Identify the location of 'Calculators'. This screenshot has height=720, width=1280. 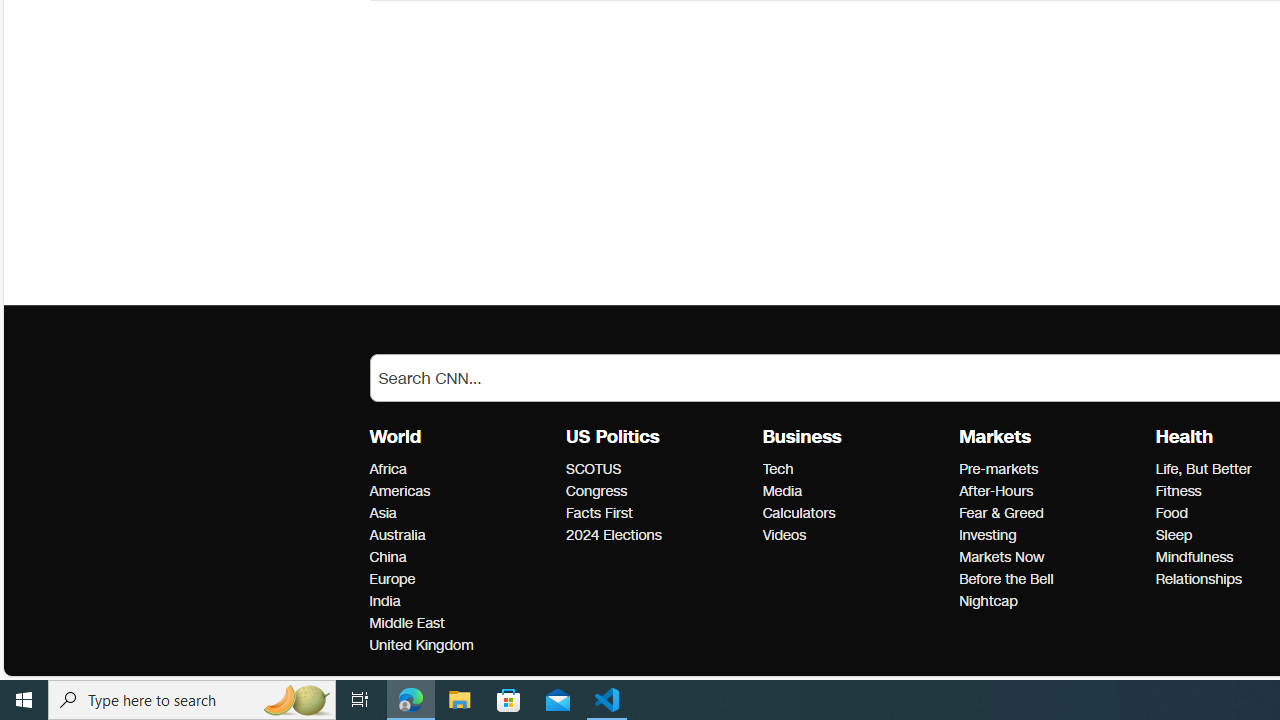
(855, 512).